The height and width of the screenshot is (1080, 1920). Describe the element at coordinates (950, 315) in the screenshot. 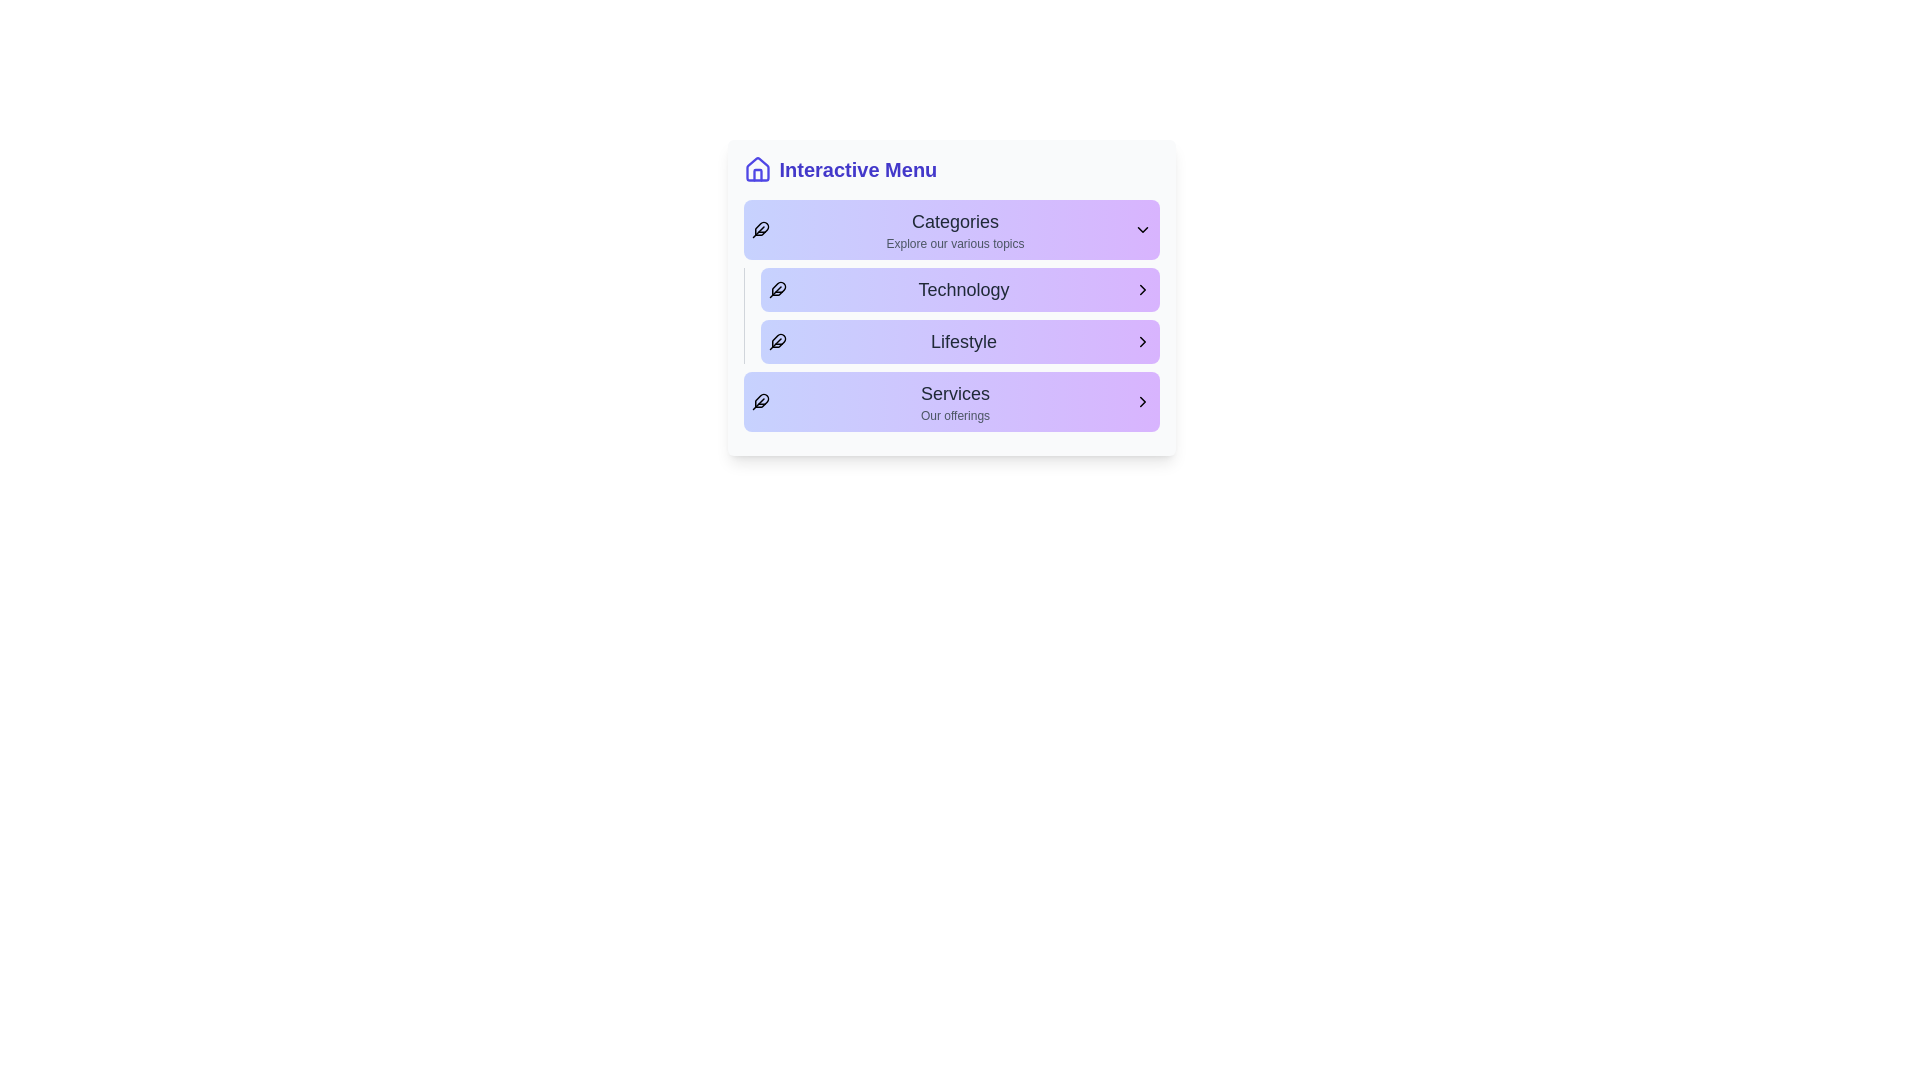

I see `the 'Technology' category list item` at that location.